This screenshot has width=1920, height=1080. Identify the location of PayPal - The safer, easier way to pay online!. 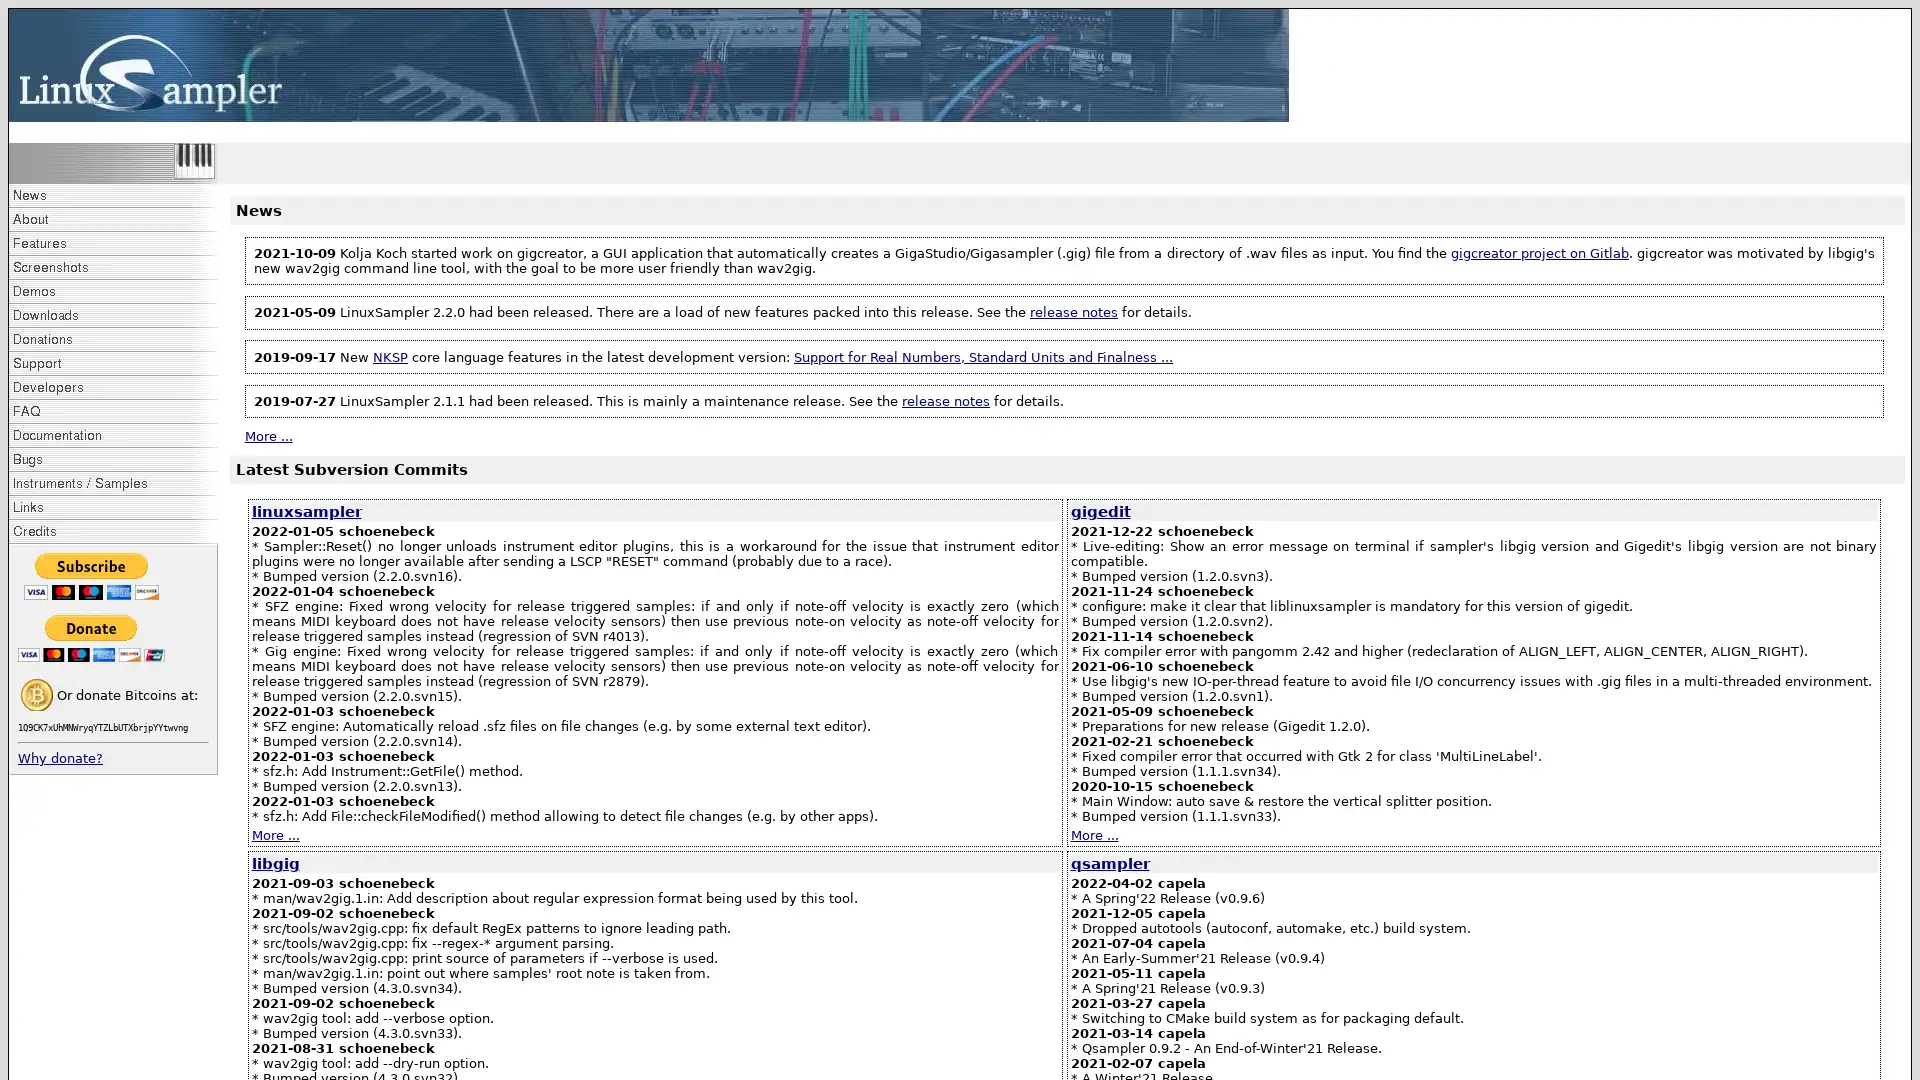
(89, 576).